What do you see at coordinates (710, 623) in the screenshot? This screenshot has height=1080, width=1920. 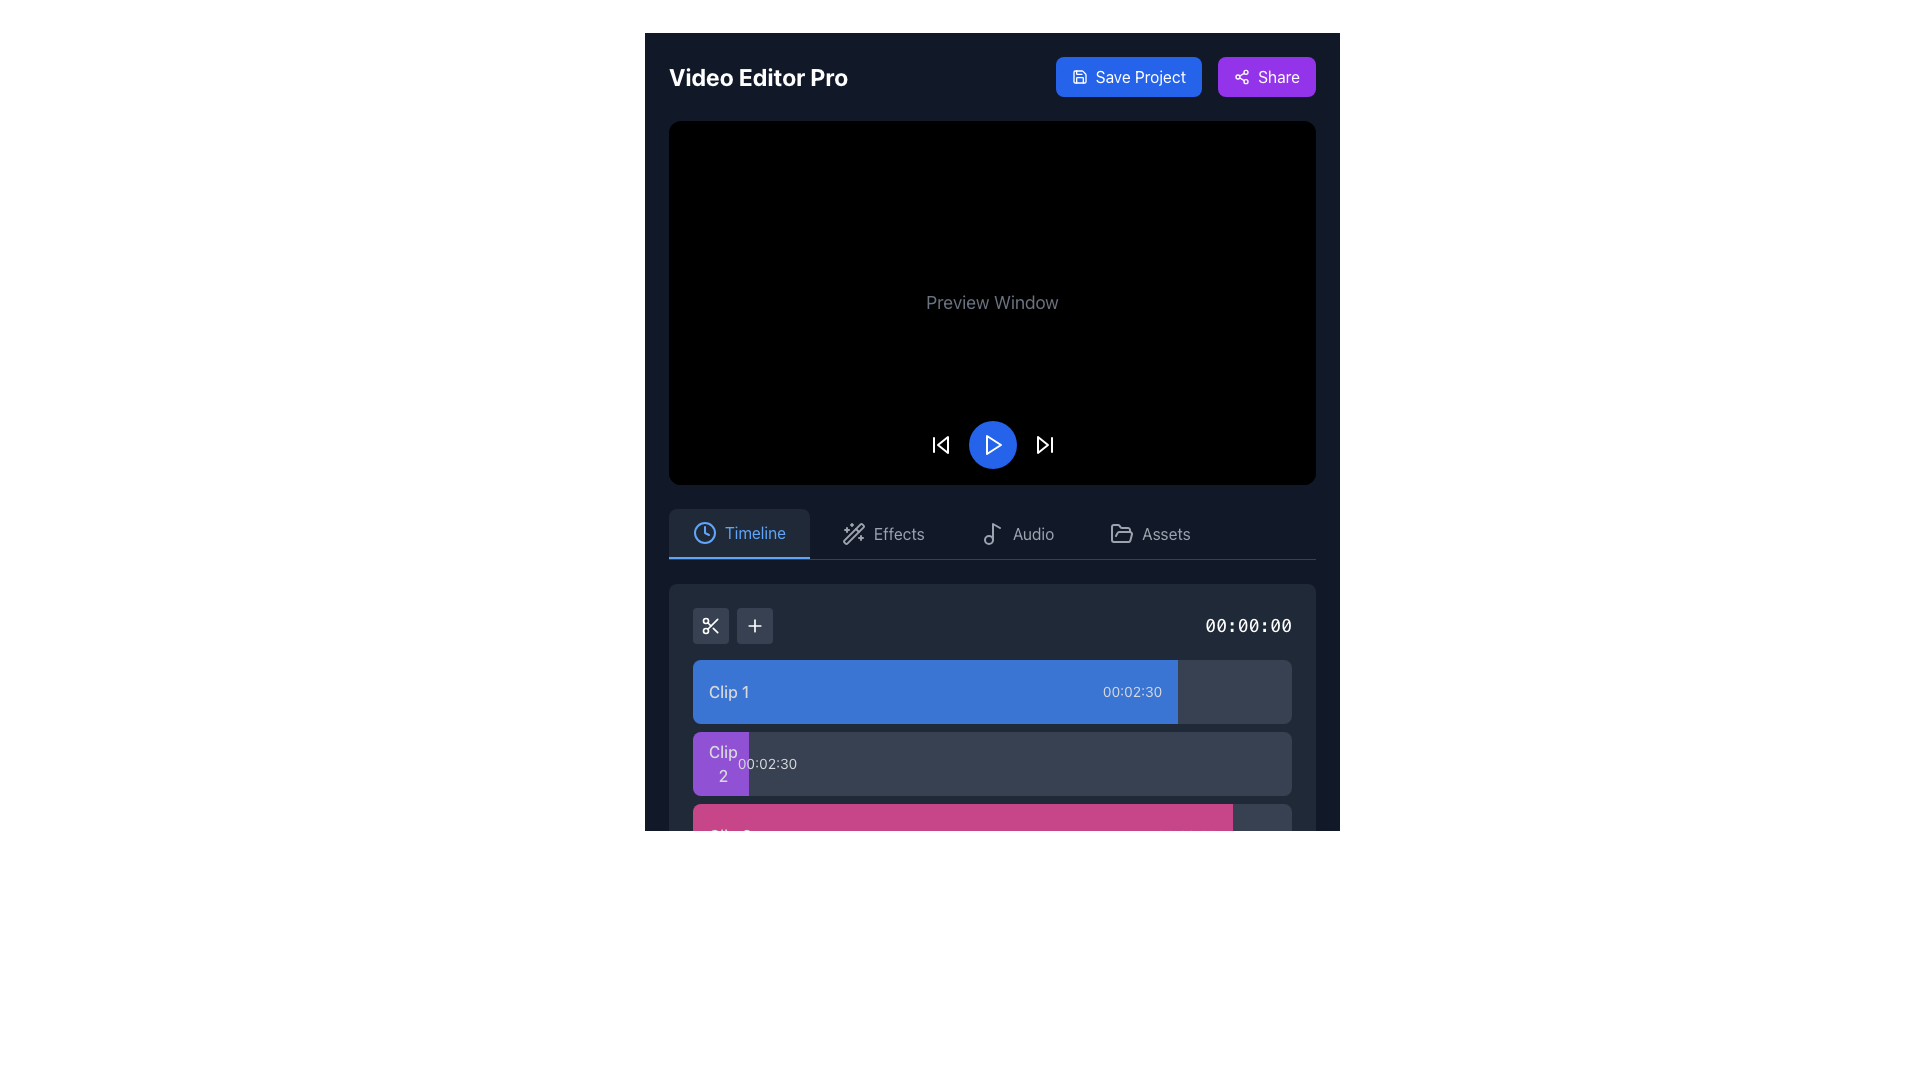 I see `the 'cut' button located in the bottom-left portion of the interface, which is the leftmost button in a horizontal set of two buttons` at bounding box center [710, 623].